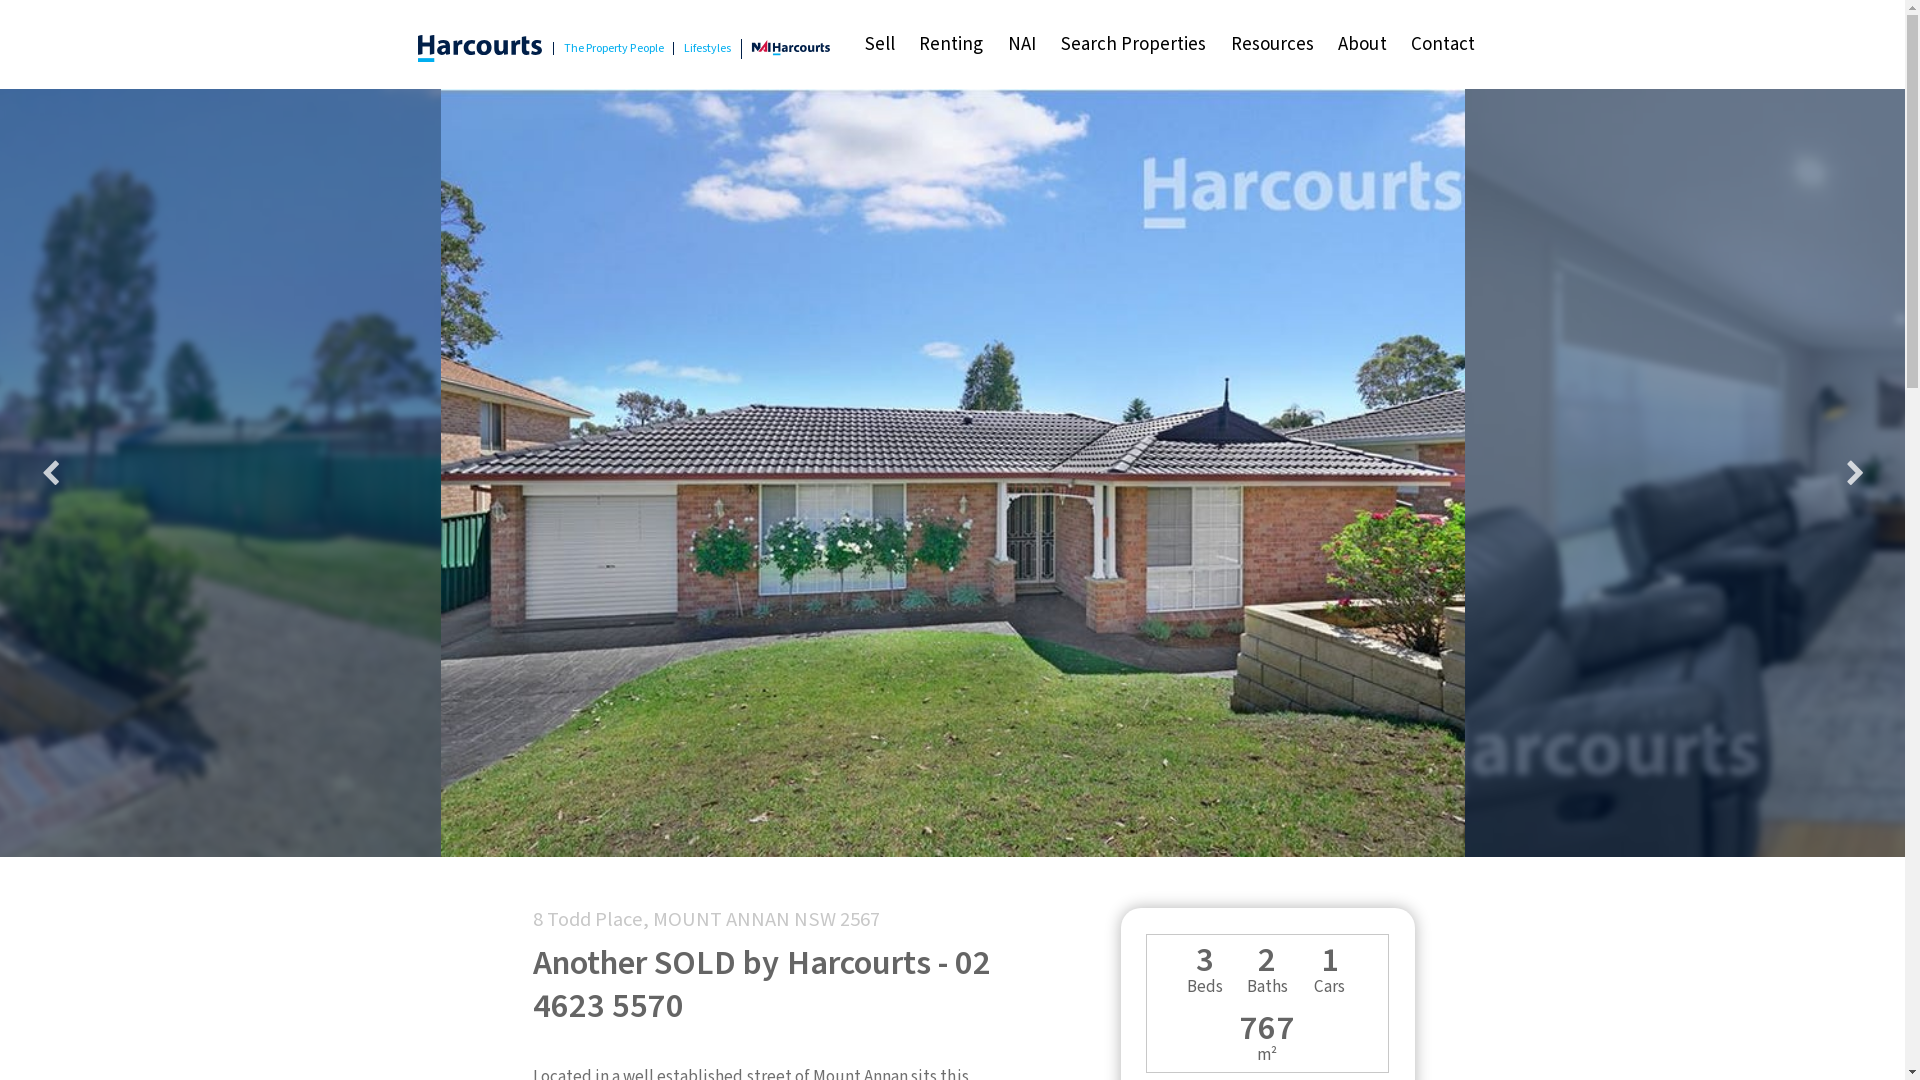 The width and height of the screenshot is (1920, 1080). What do you see at coordinates (1443, 45) in the screenshot?
I see `'Contact'` at bounding box center [1443, 45].